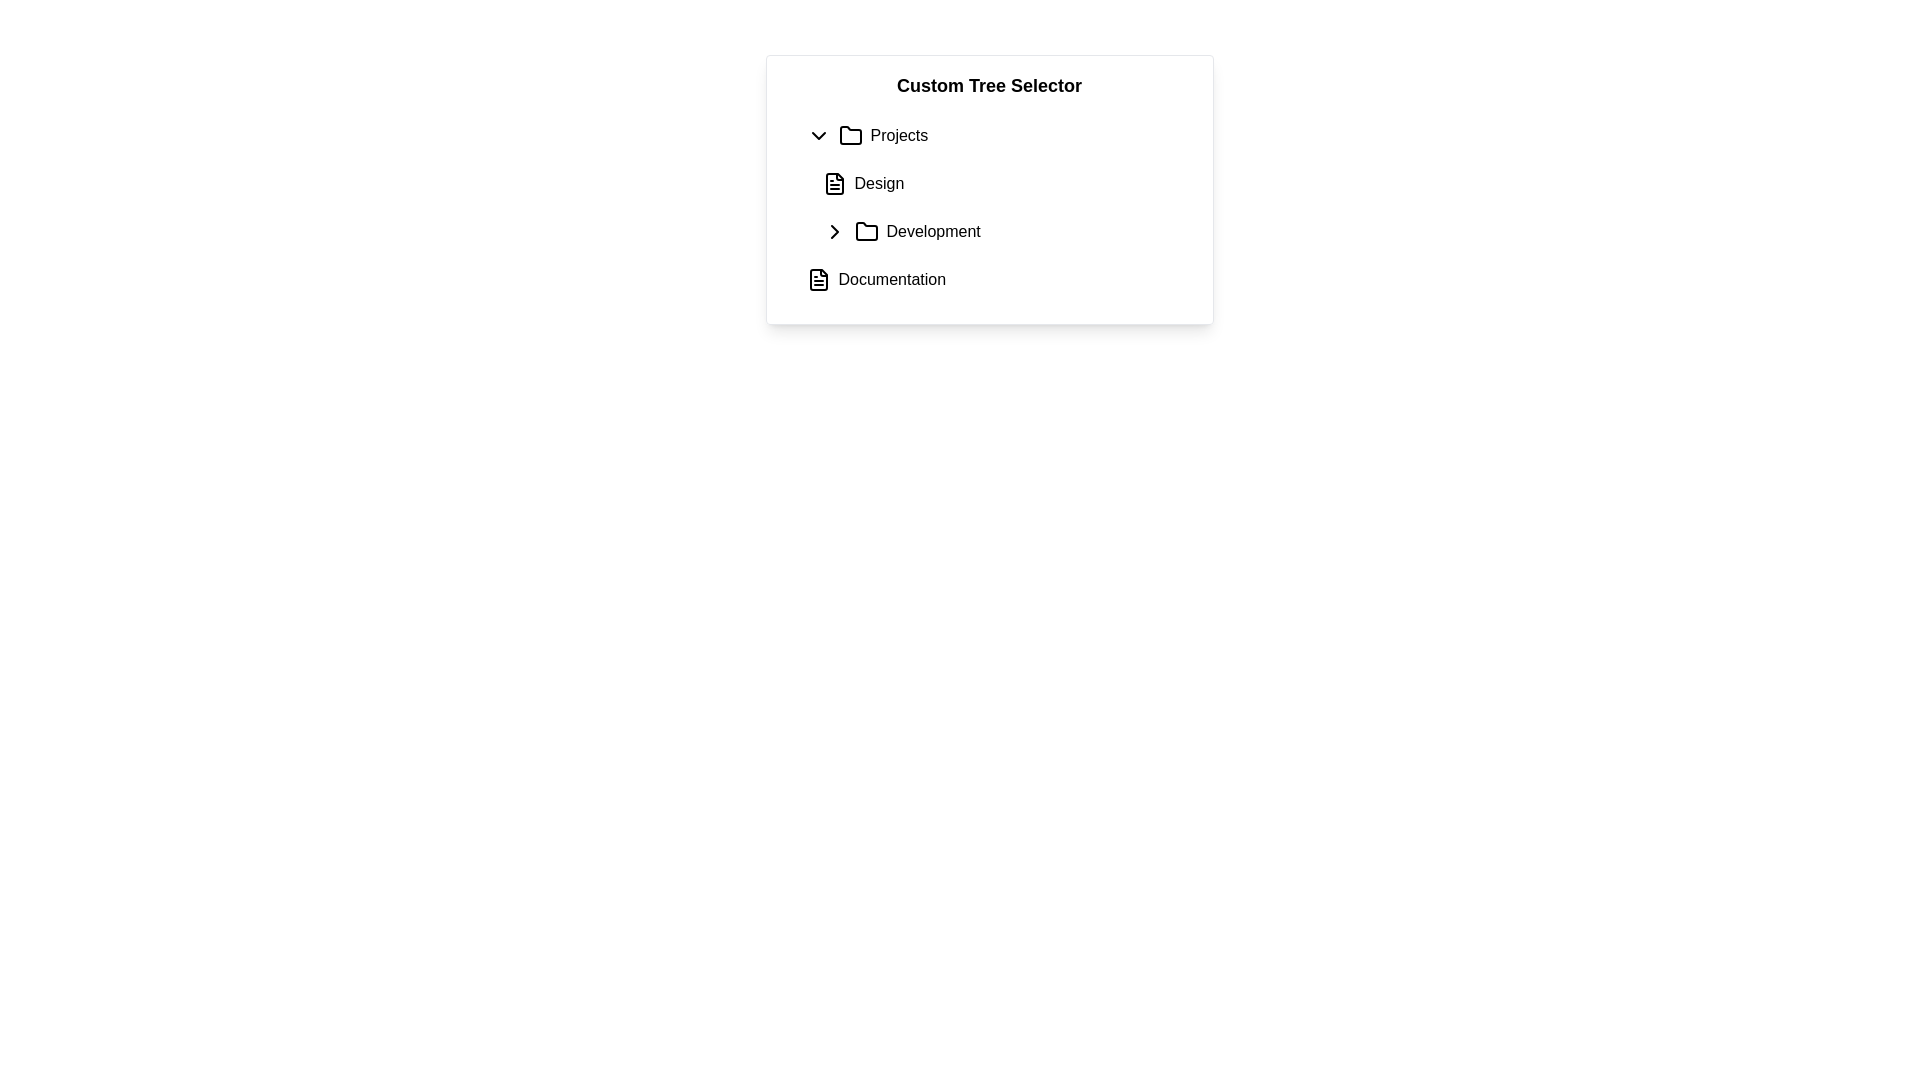 The image size is (1920, 1080). What do you see at coordinates (879, 184) in the screenshot?
I see `the 'Design' menu item located under the 'Projects' category in the tree selector menu` at bounding box center [879, 184].